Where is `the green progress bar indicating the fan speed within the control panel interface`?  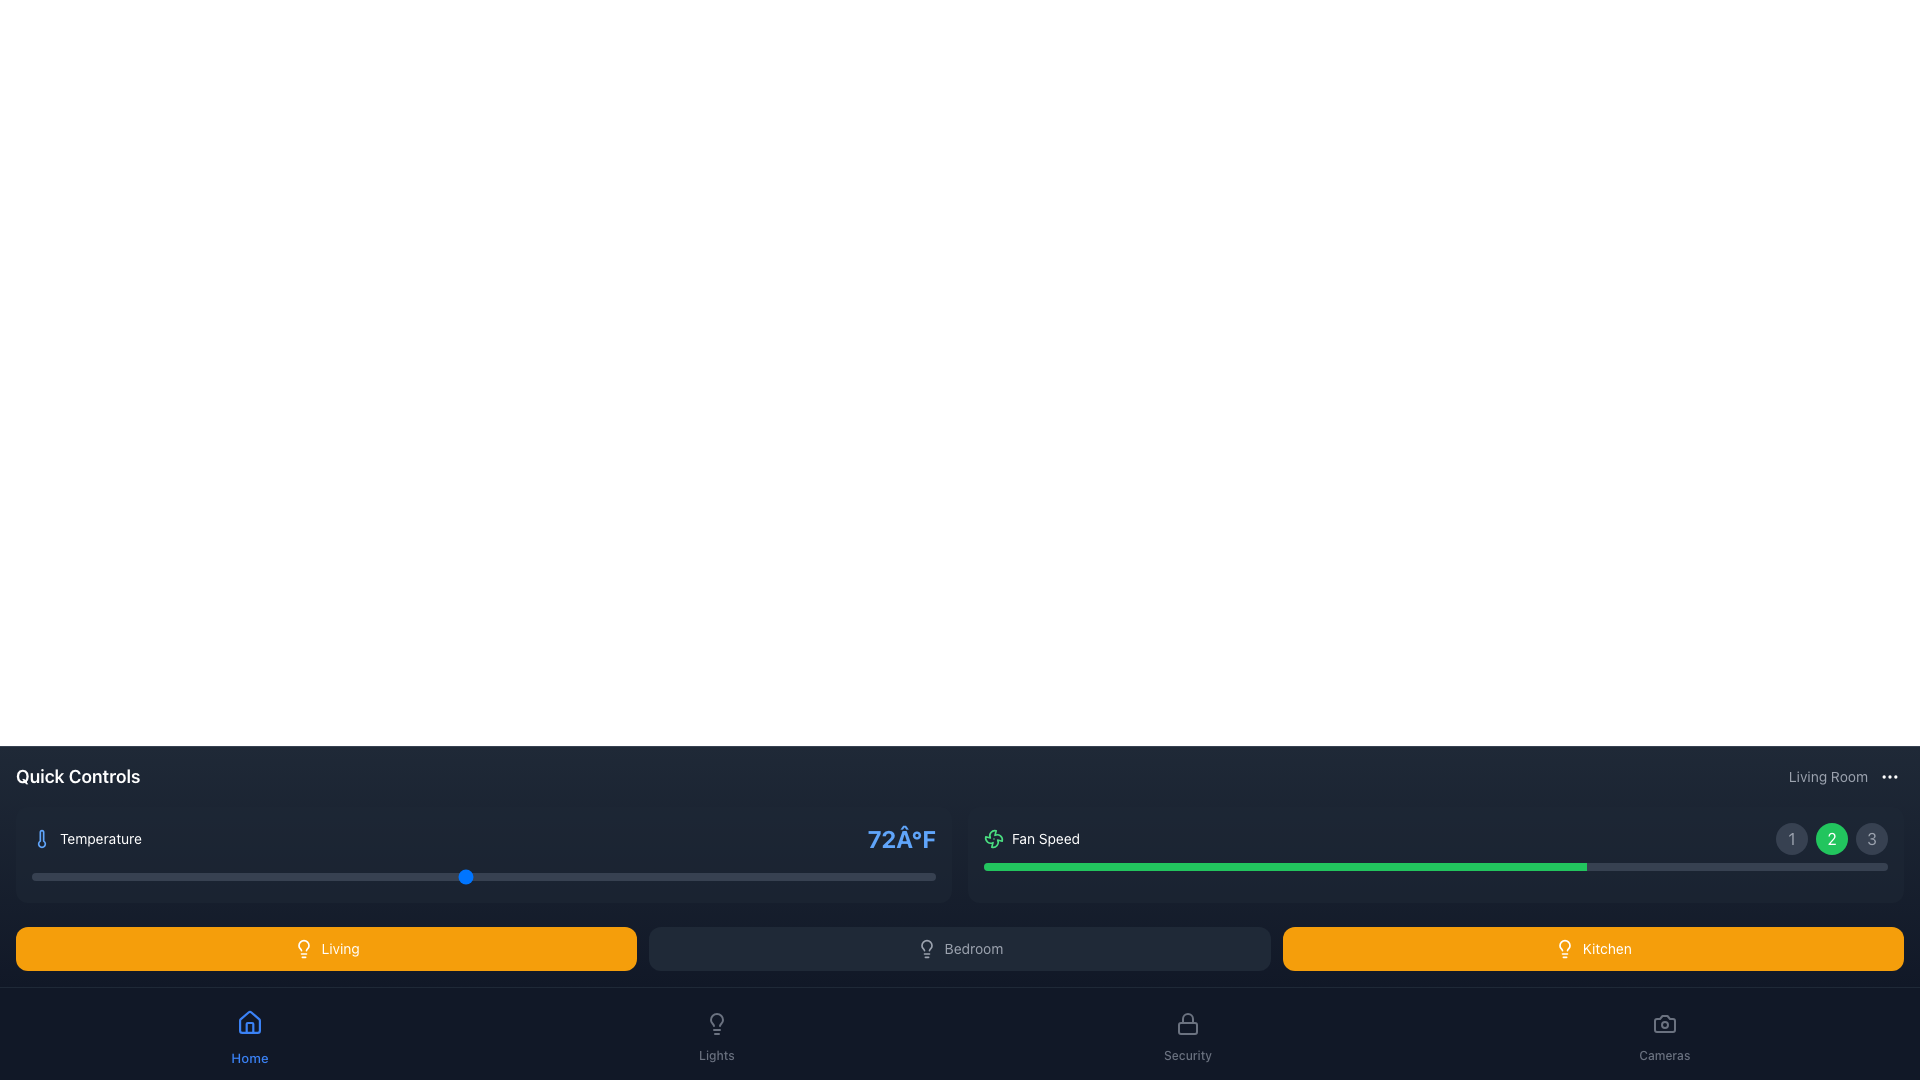
the green progress bar indicating the fan speed within the control panel interface is located at coordinates (1285, 866).